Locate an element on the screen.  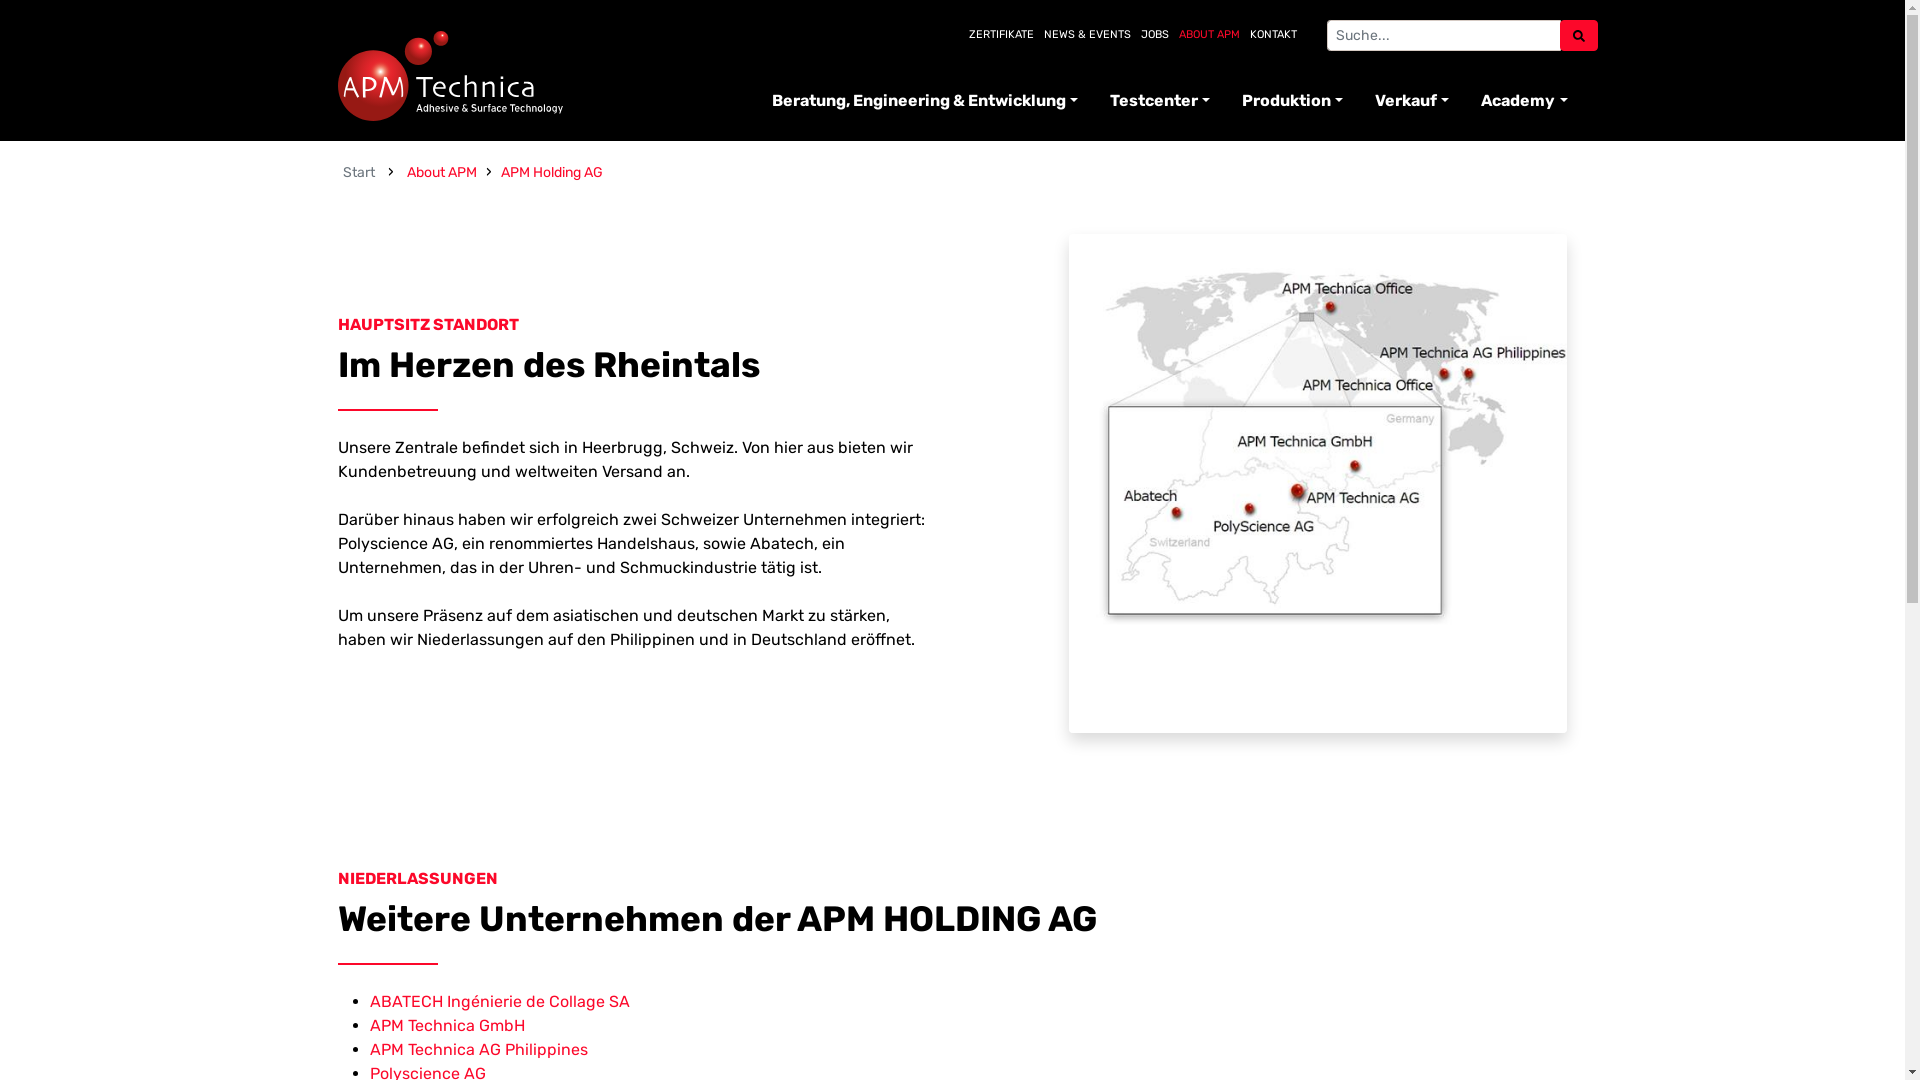
'ZERTIFIKATE' is located at coordinates (1000, 34).